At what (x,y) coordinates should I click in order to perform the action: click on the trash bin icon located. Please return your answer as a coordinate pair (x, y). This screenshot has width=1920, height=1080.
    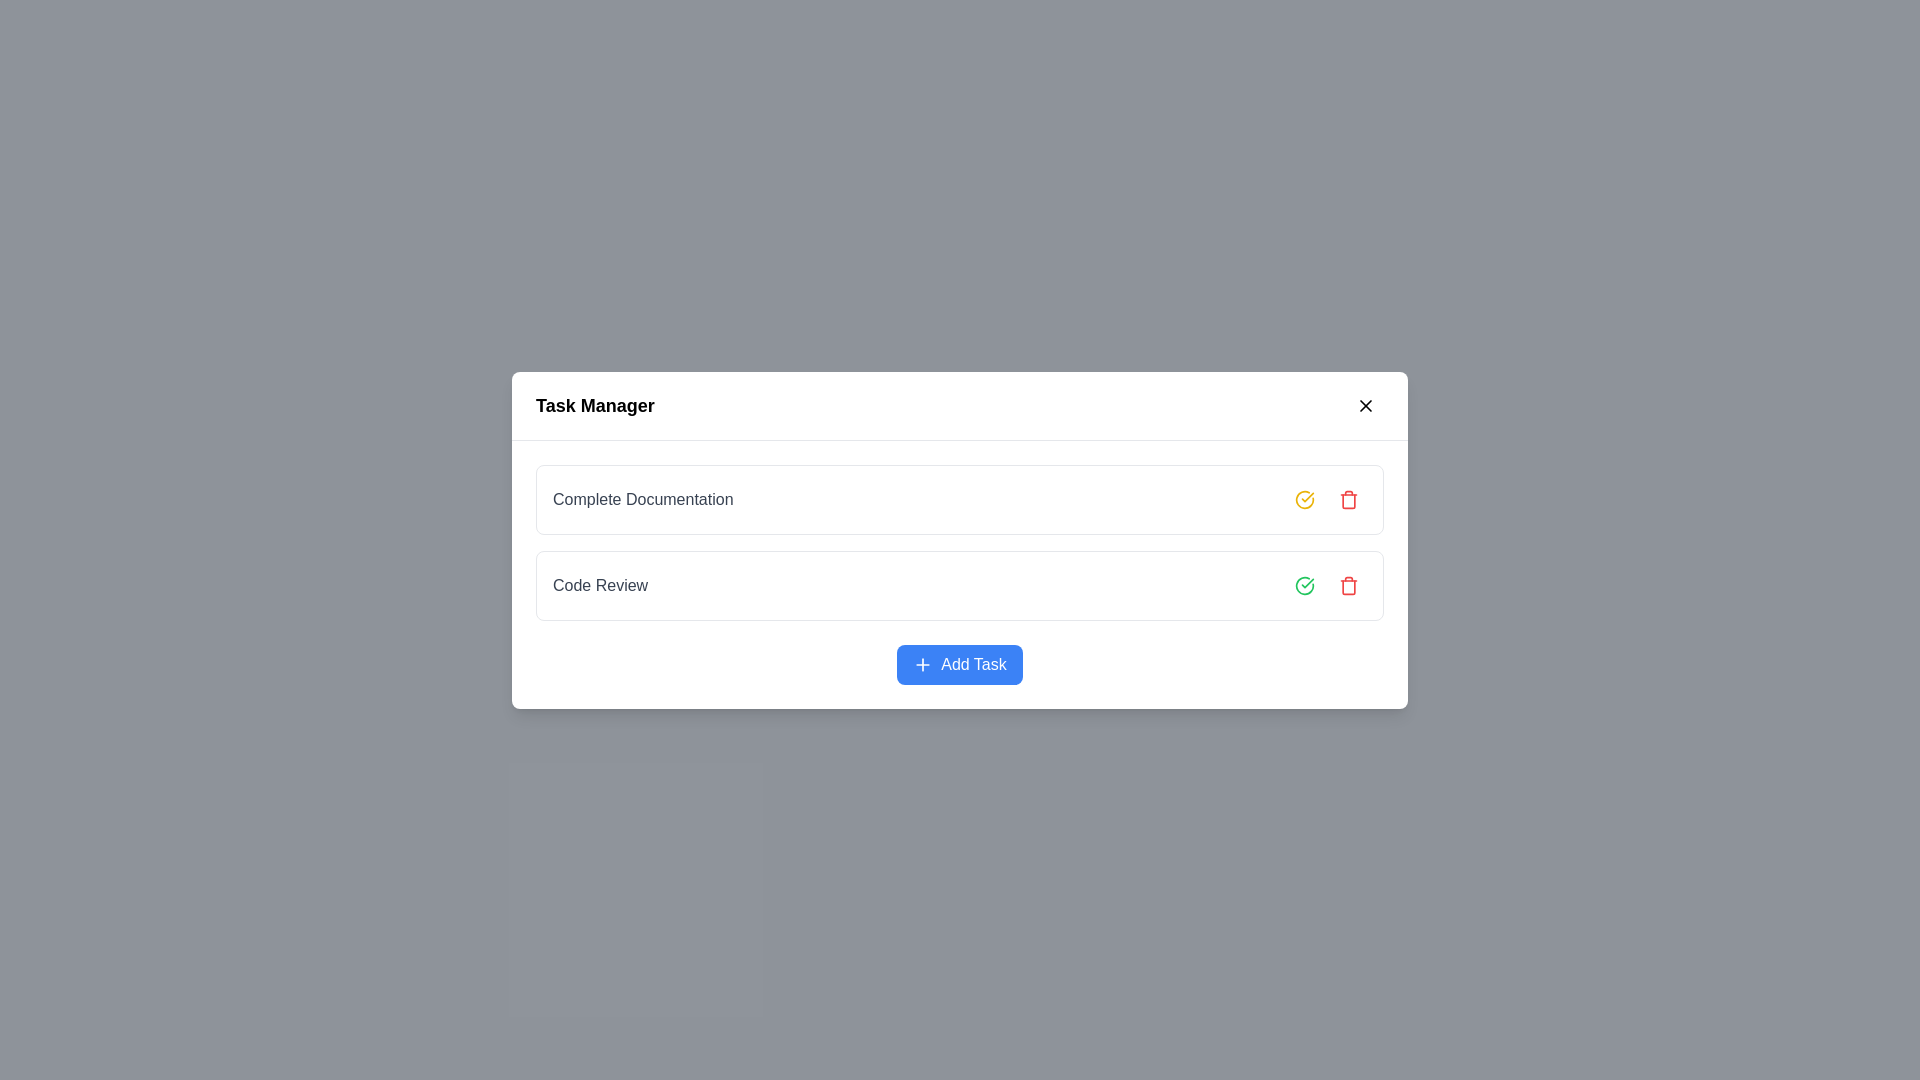
    Looking at the image, I should click on (1348, 585).